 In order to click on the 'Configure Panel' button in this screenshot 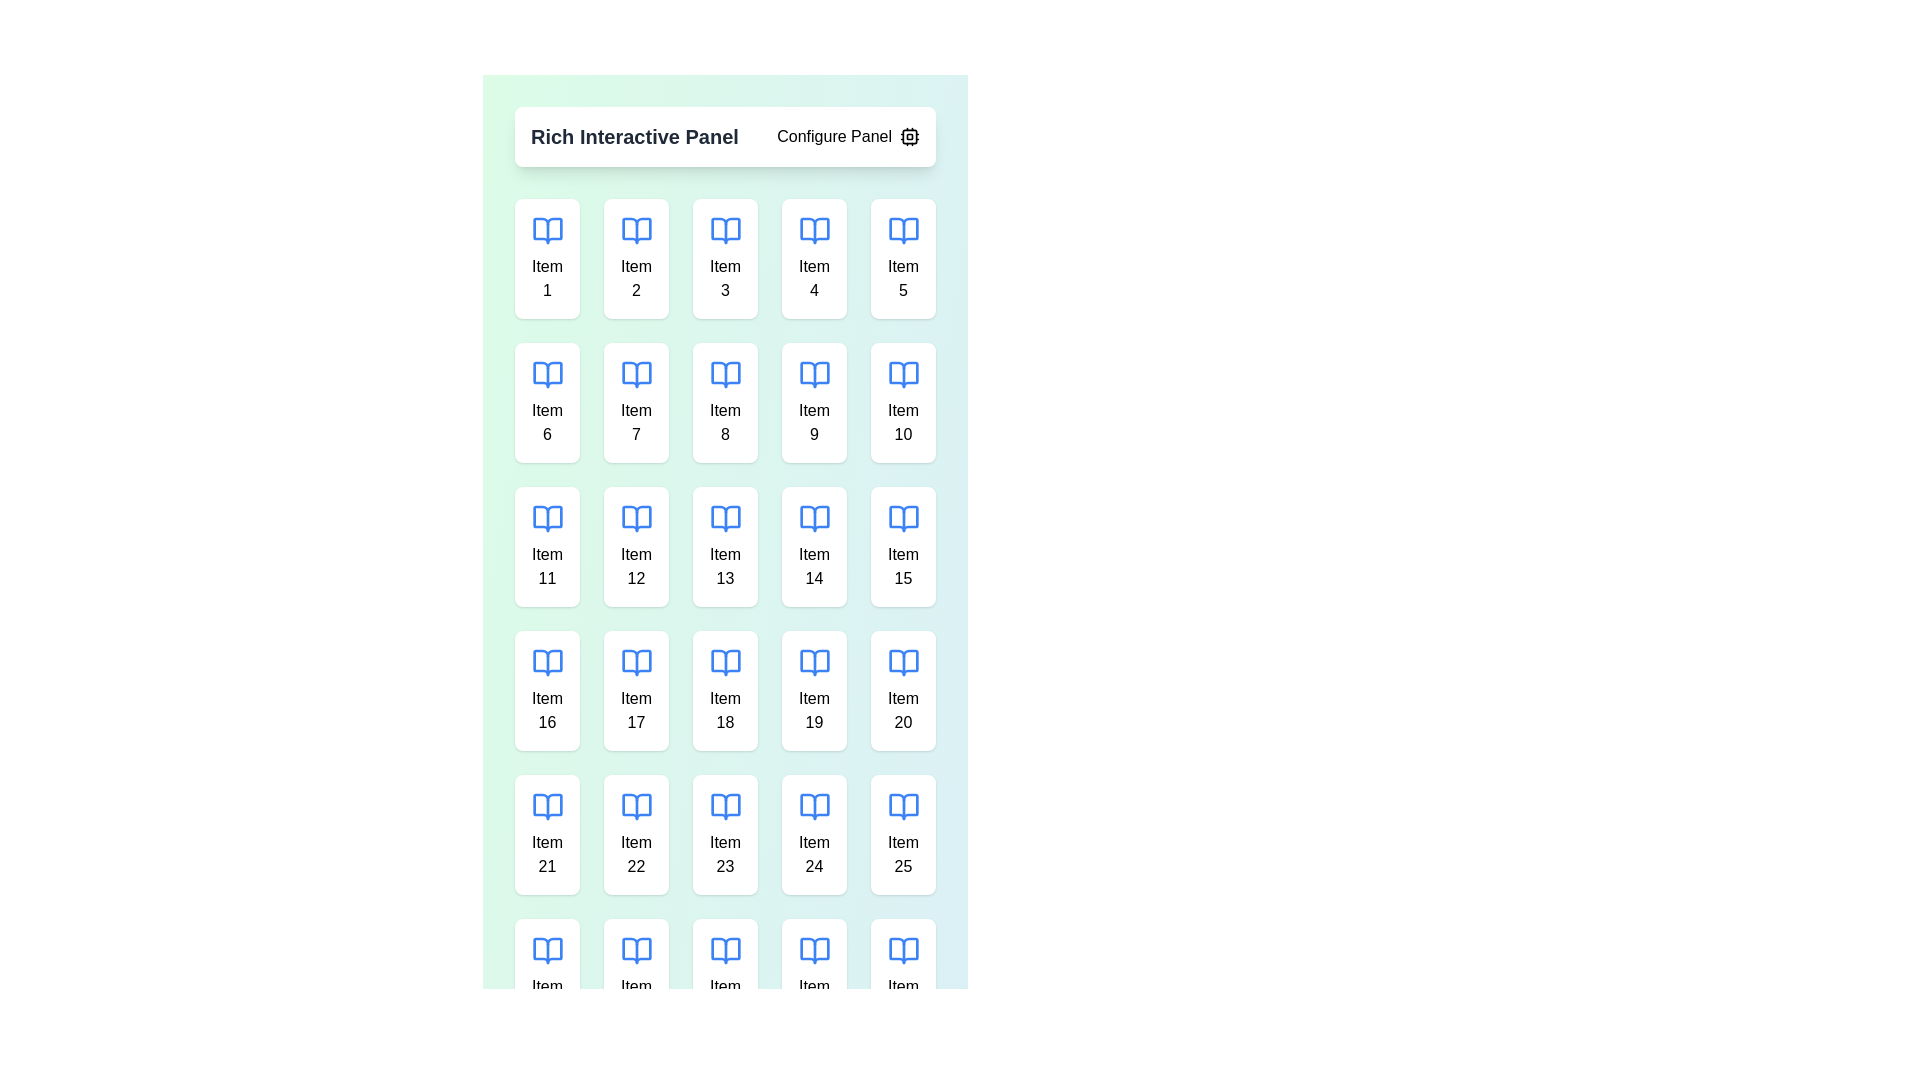, I will do `click(848, 136)`.